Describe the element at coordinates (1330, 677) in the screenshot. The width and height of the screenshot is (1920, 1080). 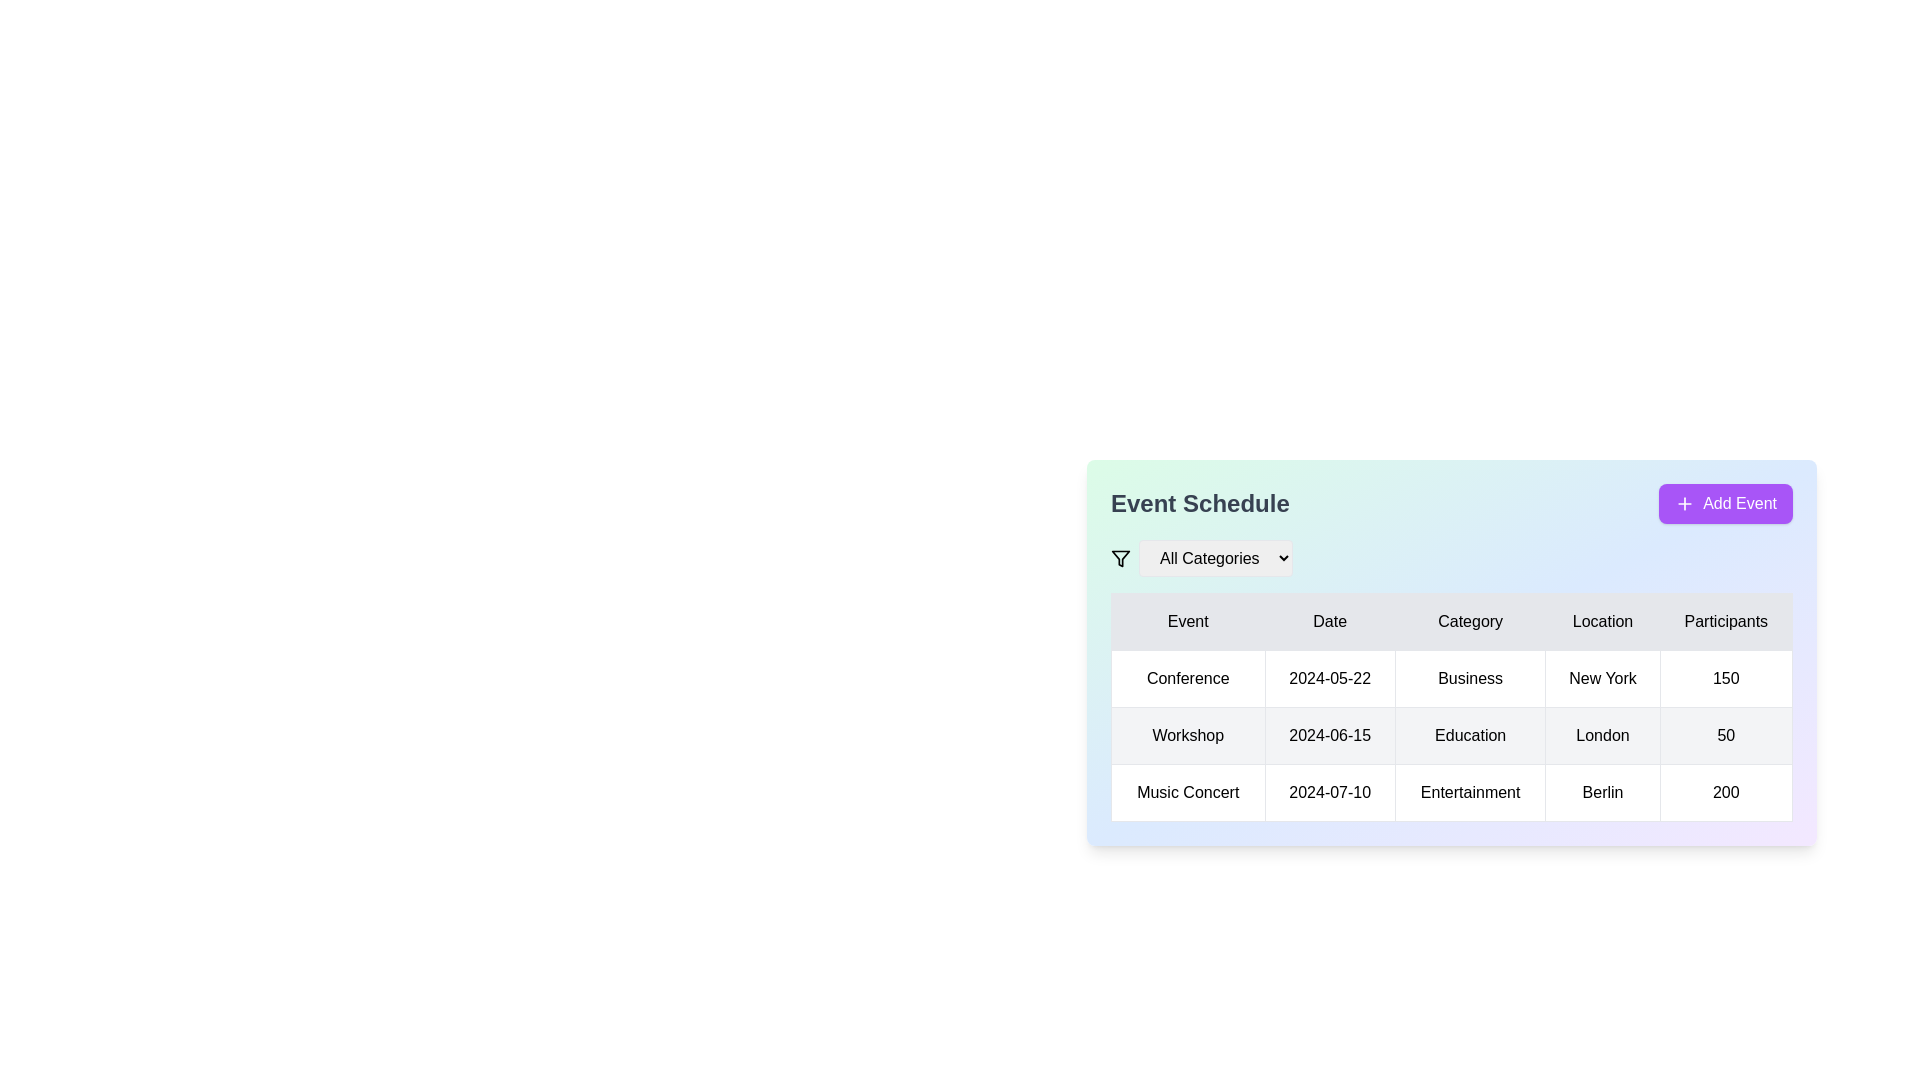
I see `the date label displaying '2024-05-22' in the 'Date' column of the 'Conference' entry in the event schedule` at that location.